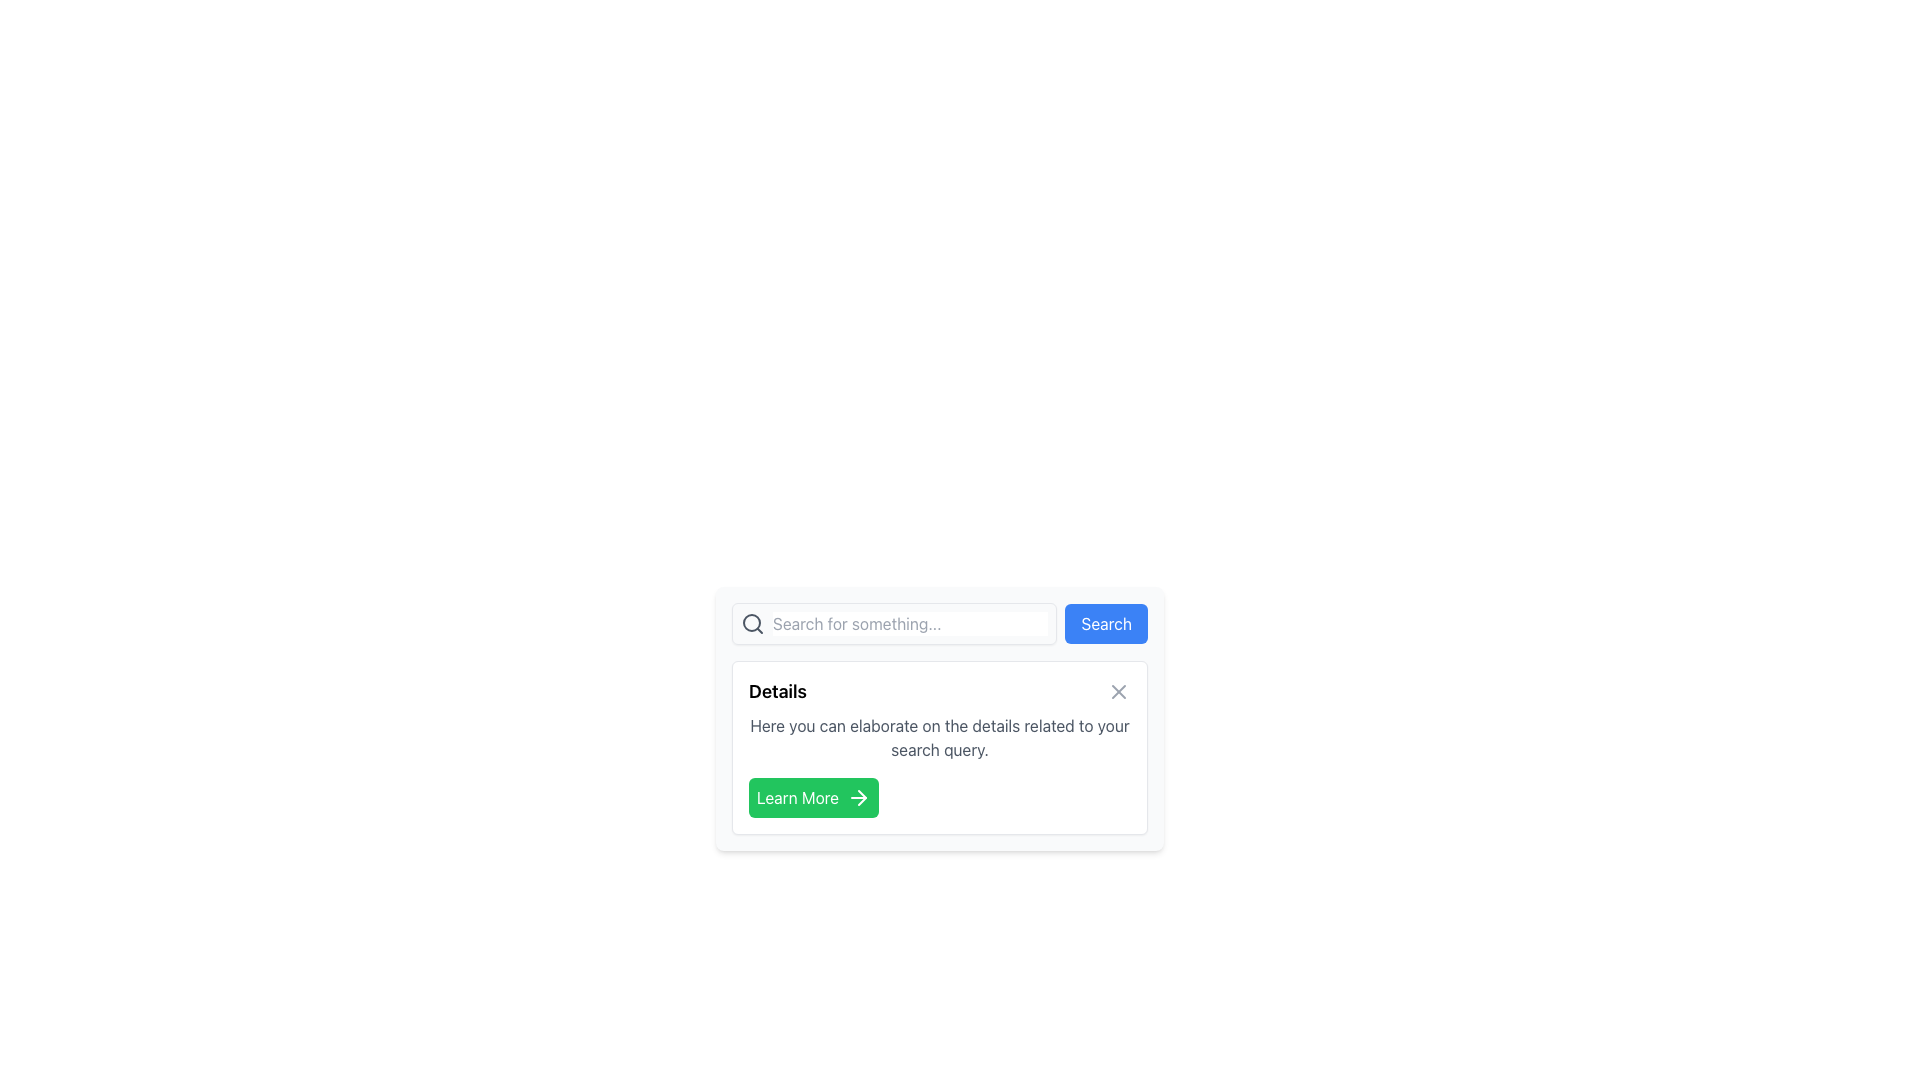 The height and width of the screenshot is (1080, 1920). What do you see at coordinates (1105, 623) in the screenshot?
I see `the 'Search' button with a blue background and white text to change its visual appearance` at bounding box center [1105, 623].